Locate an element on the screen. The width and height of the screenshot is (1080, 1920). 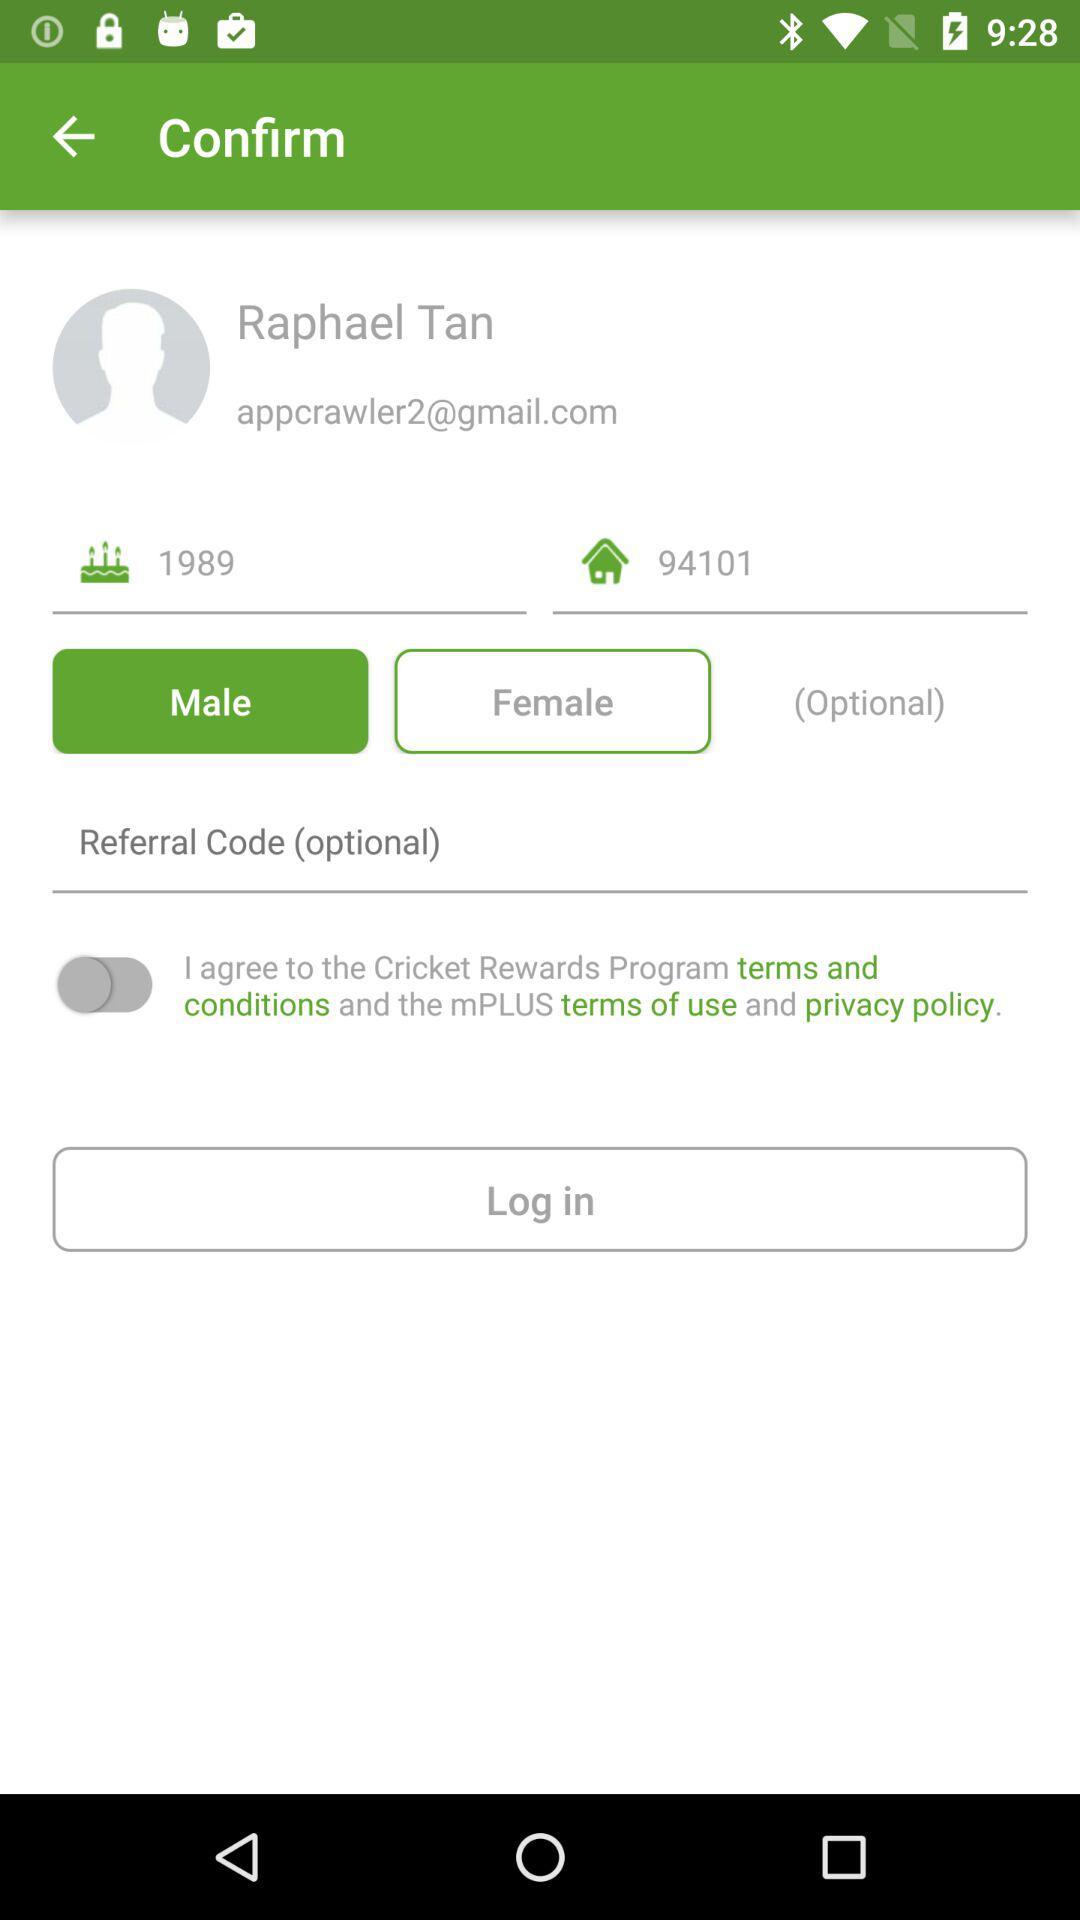
the switch buttonavilable below referral code is located at coordinates (105, 984).